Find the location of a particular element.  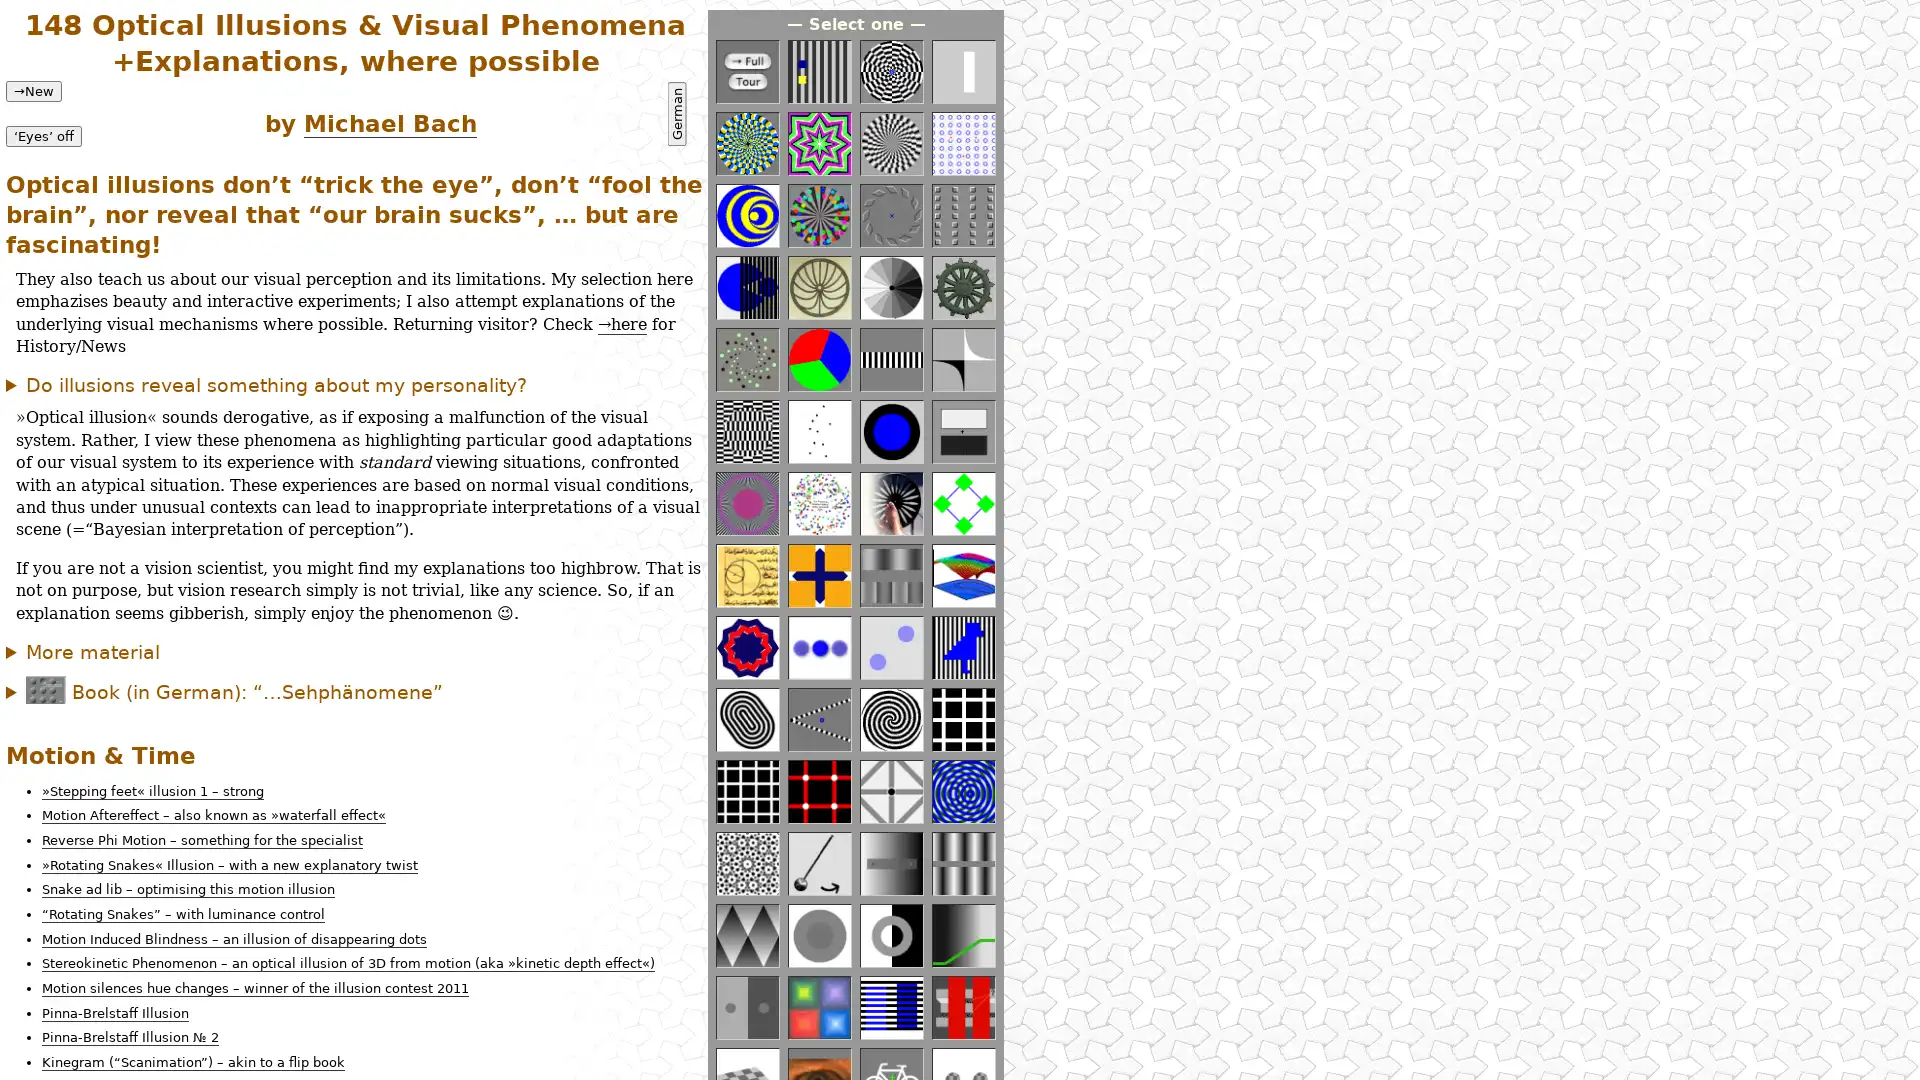

New is located at coordinates (33, 90).